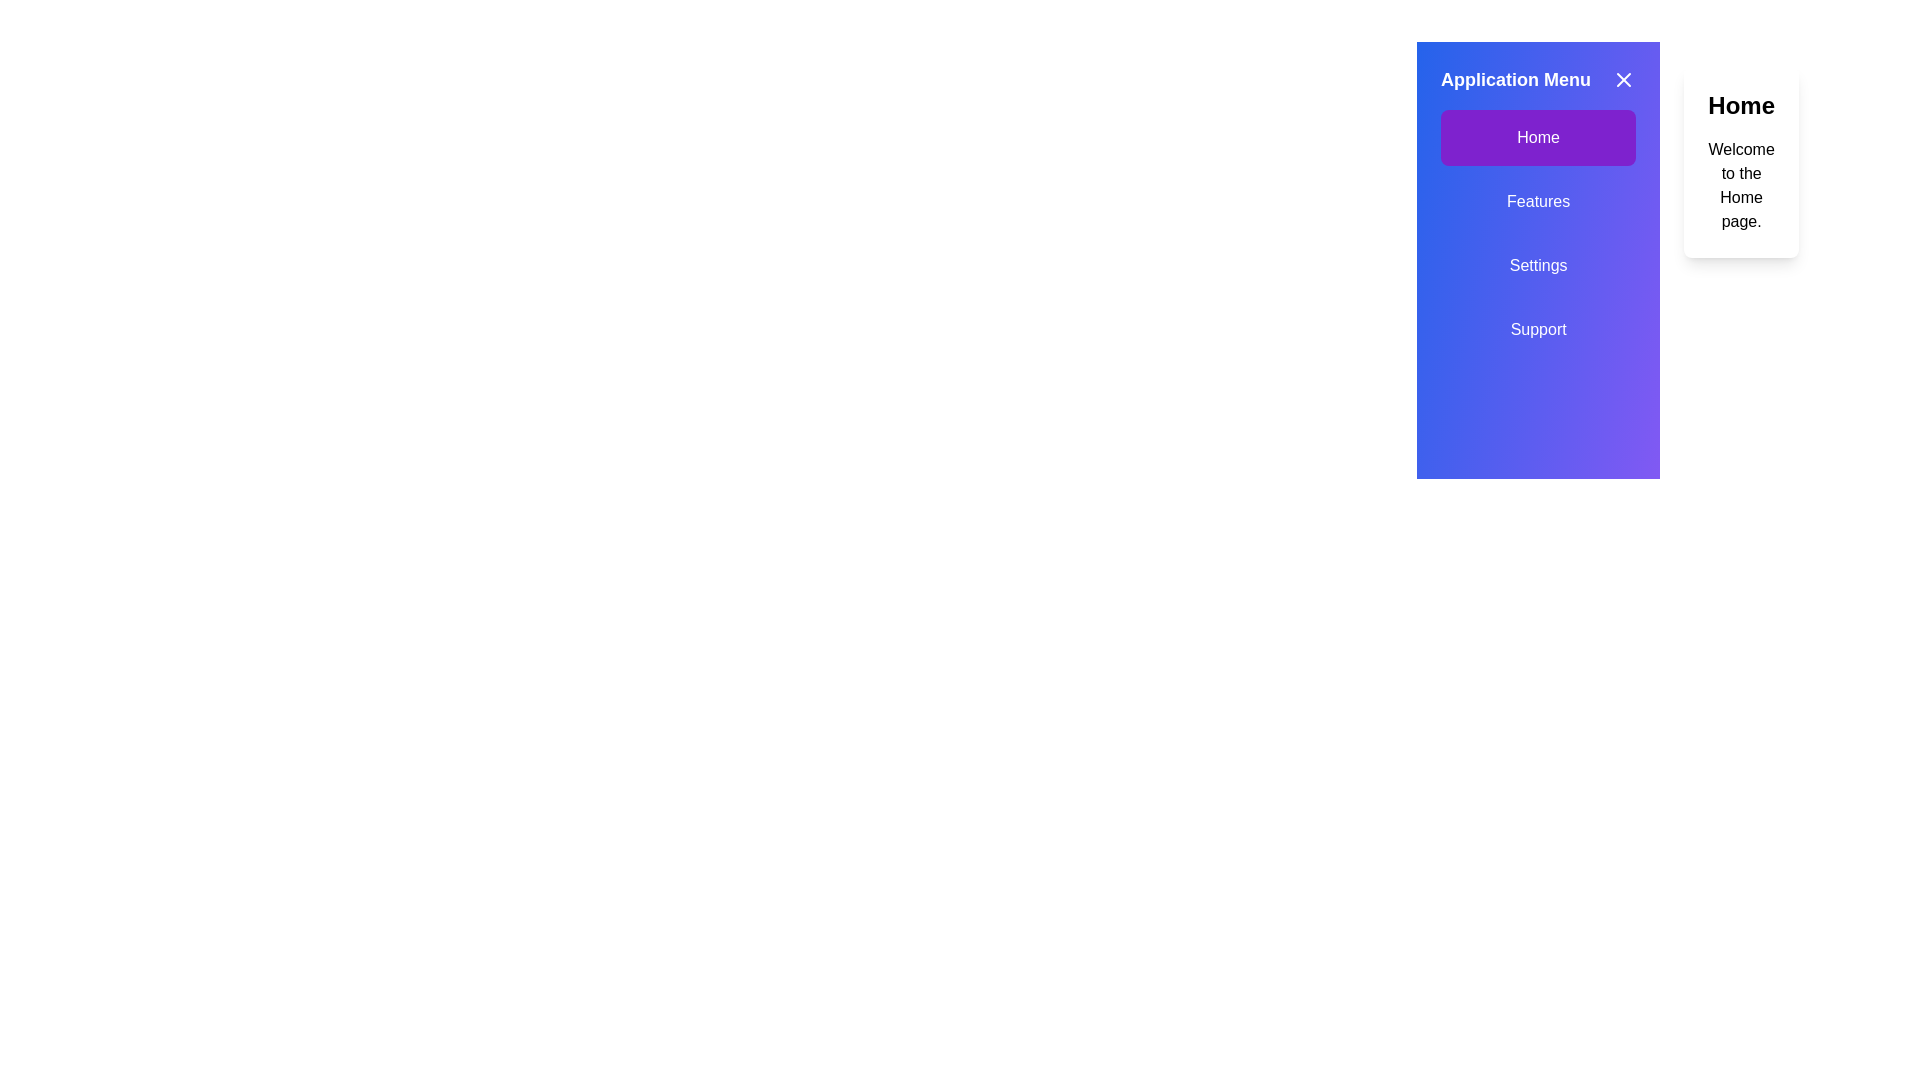  I want to click on the menu option Support, so click(1537, 329).